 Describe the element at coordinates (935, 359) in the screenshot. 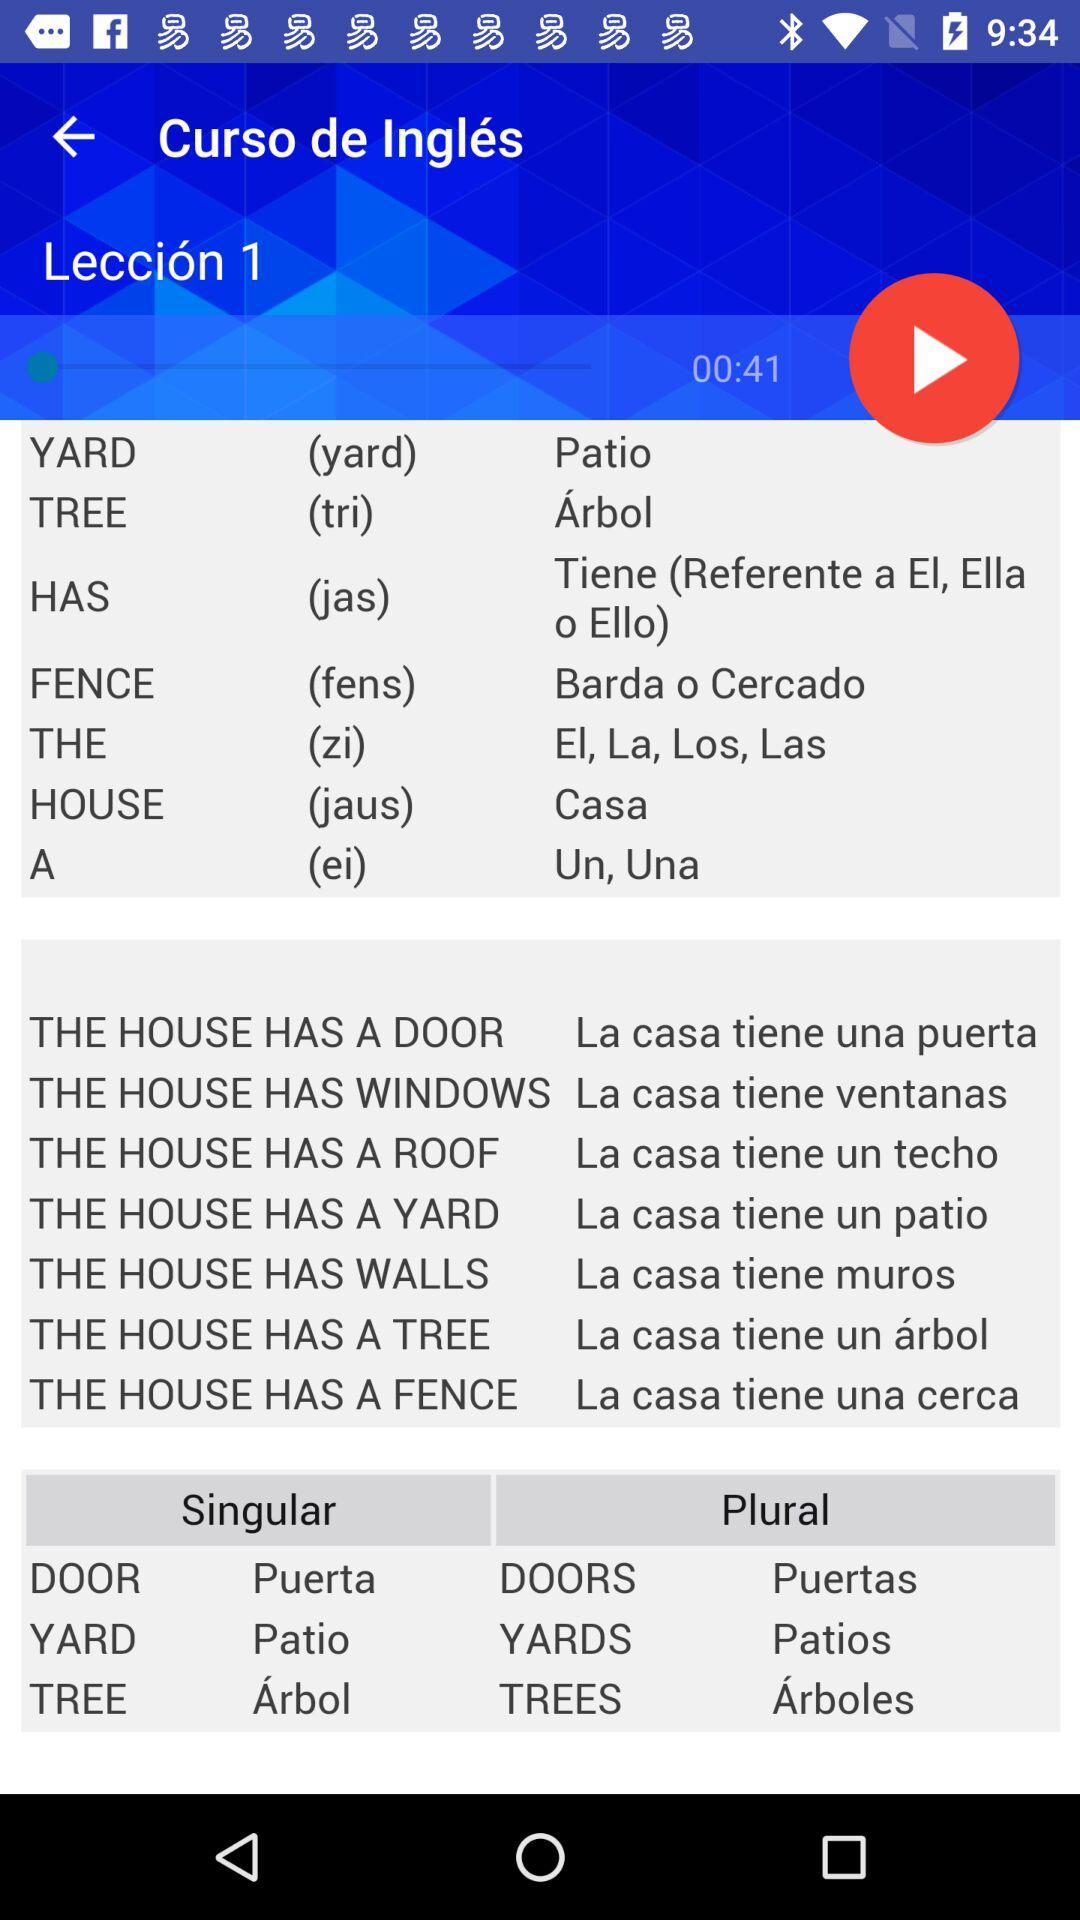

I see `the play icon` at that location.